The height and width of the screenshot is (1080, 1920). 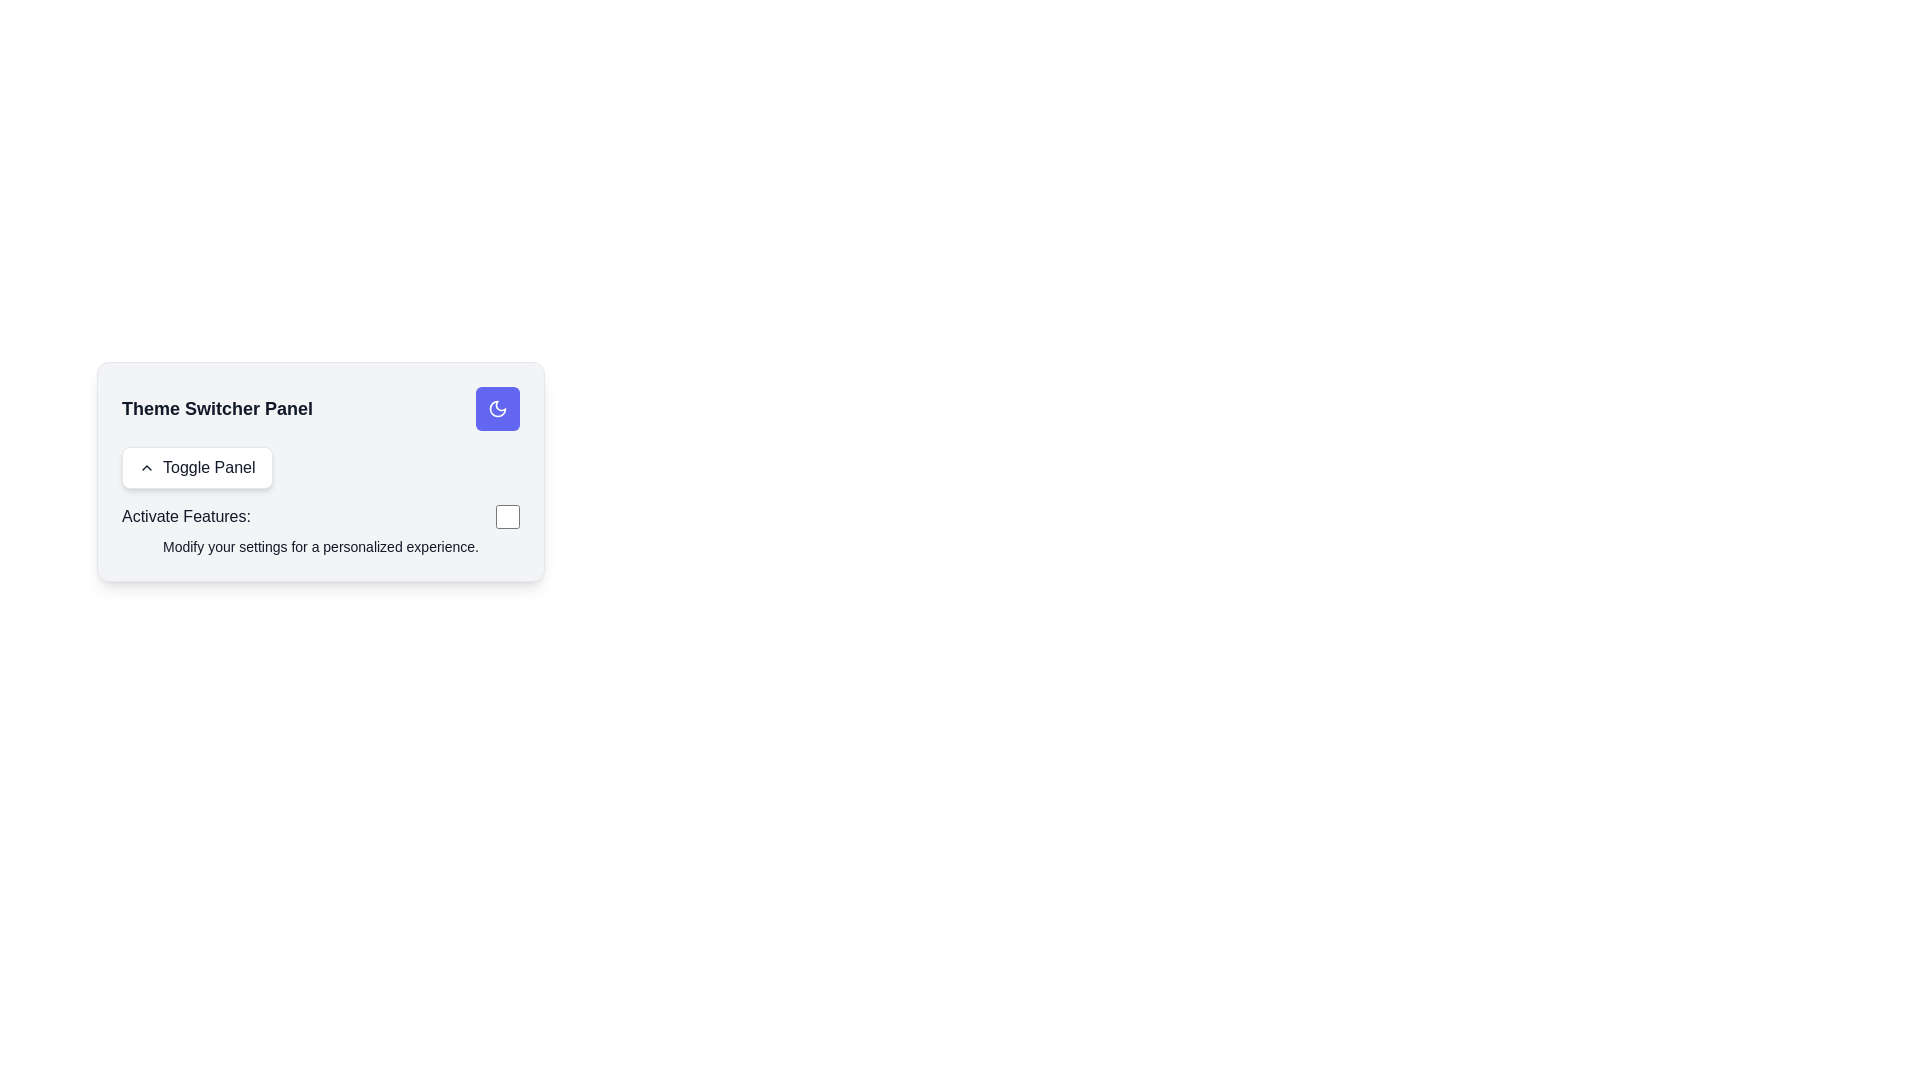 What do you see at coordinates (321, 547) in the screenshot?
I see `the informational text label located below the 'Activate Features:' checkbox in the settings panel, which guides users on utilizing the personalization options` at bounding box center [321, 547].